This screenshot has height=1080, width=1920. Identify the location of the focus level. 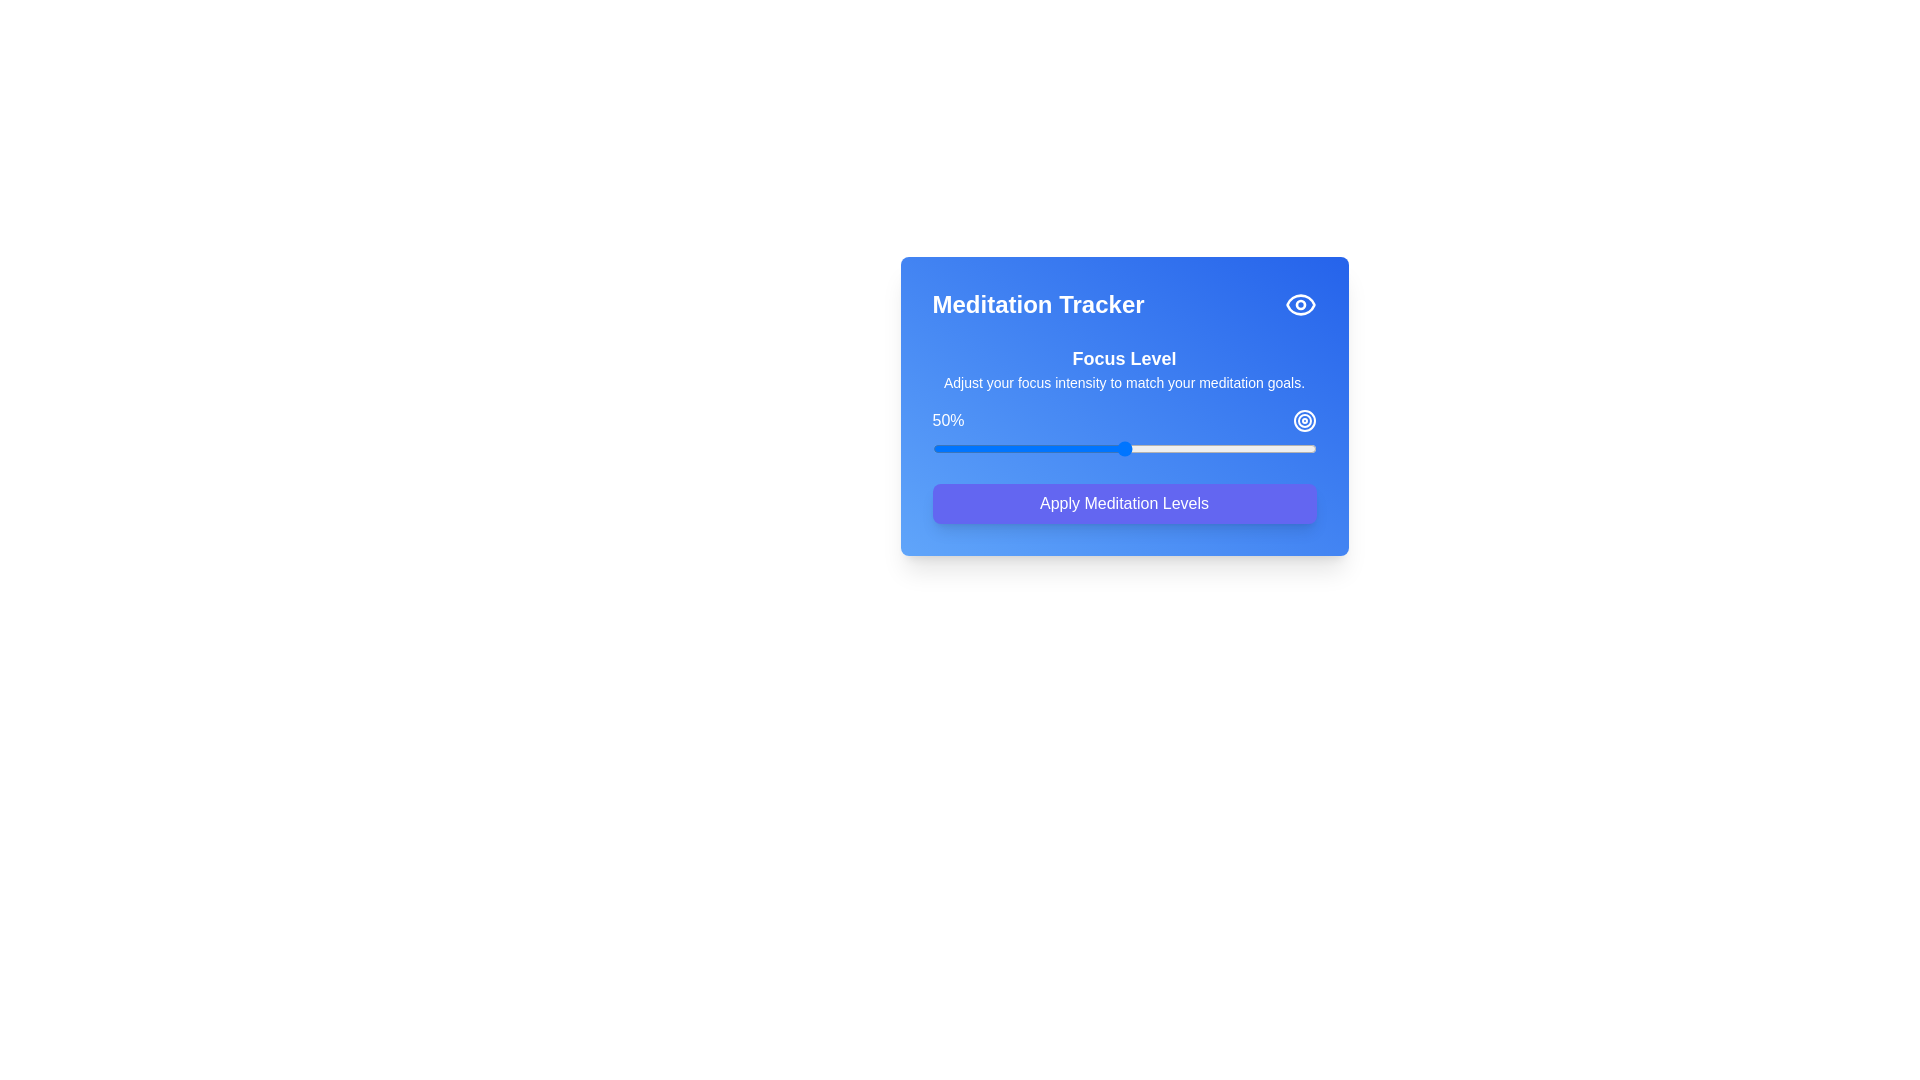
(1009, 447).